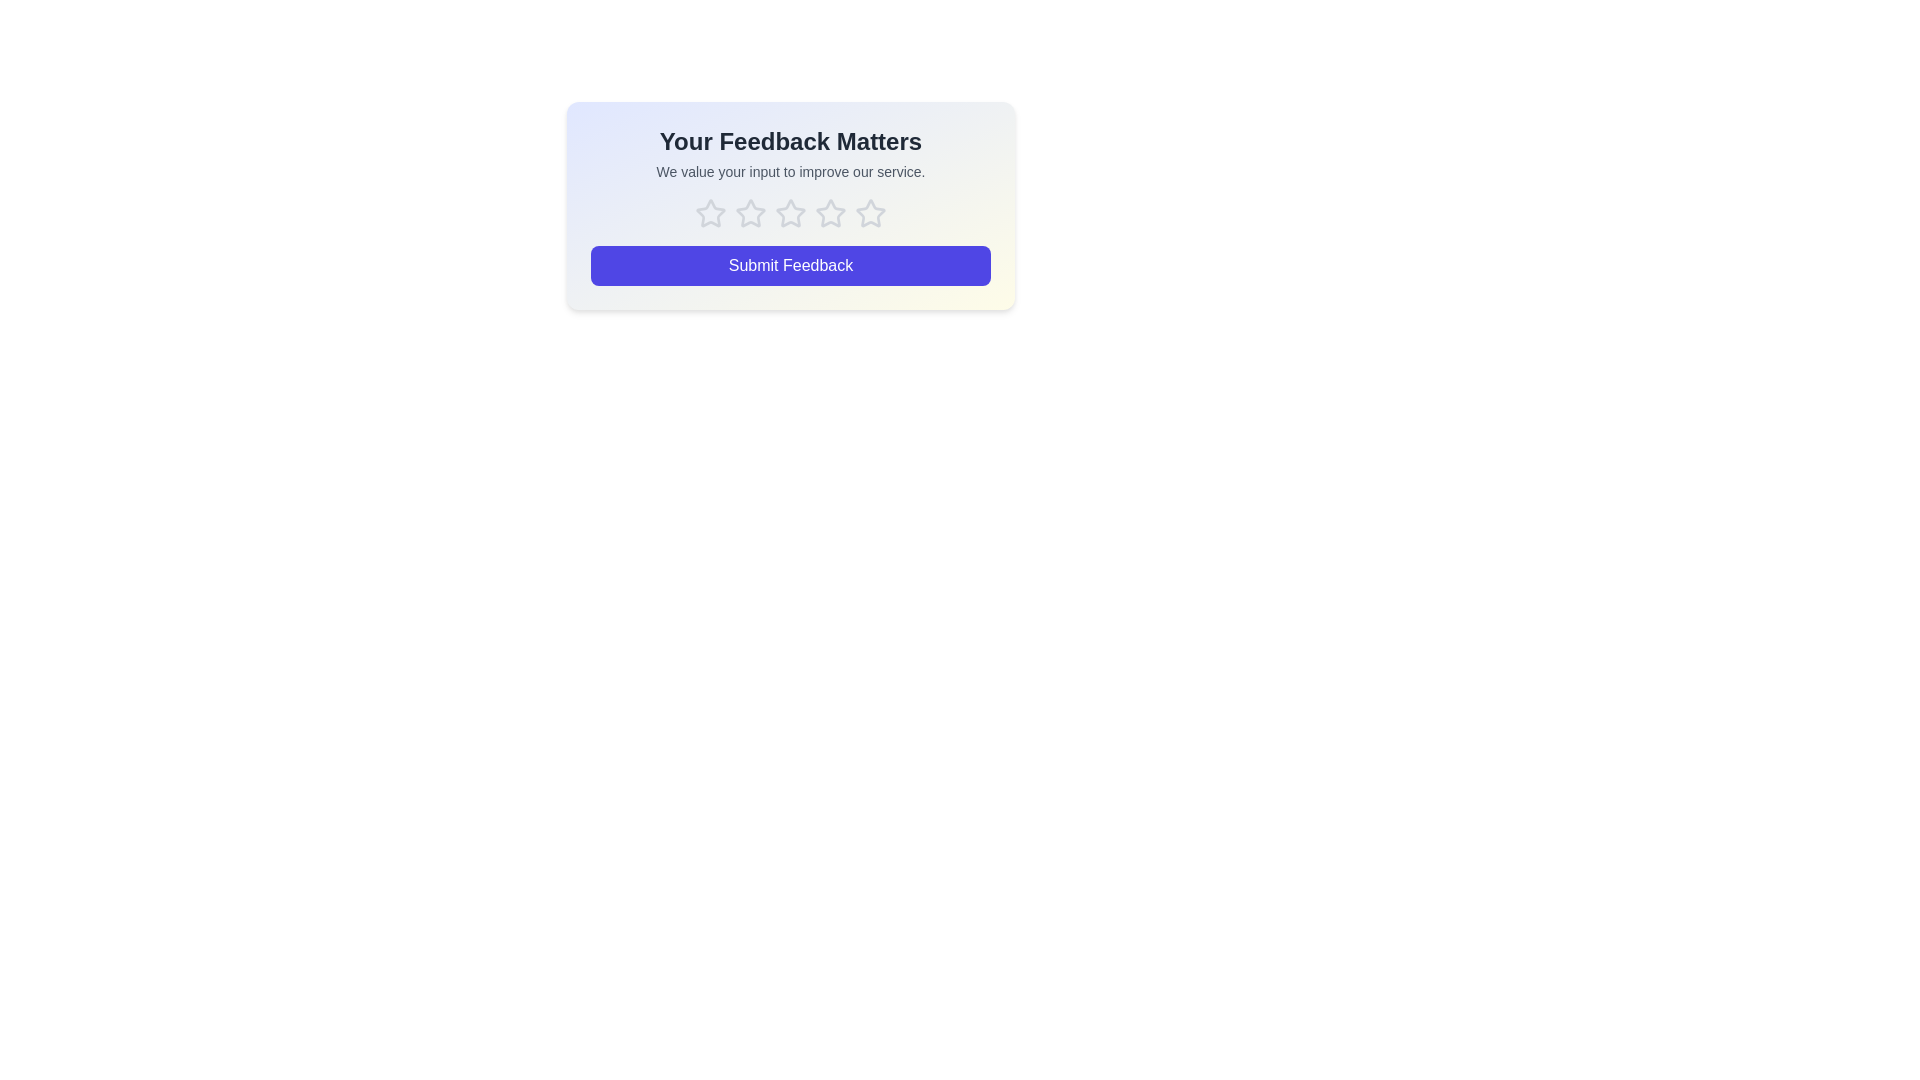 This screenshot has height=1080, width=1920. Describe the element at coordinates (710, 213) in the screenshot. I see `the leftmost star icon in the rating system` at that location.